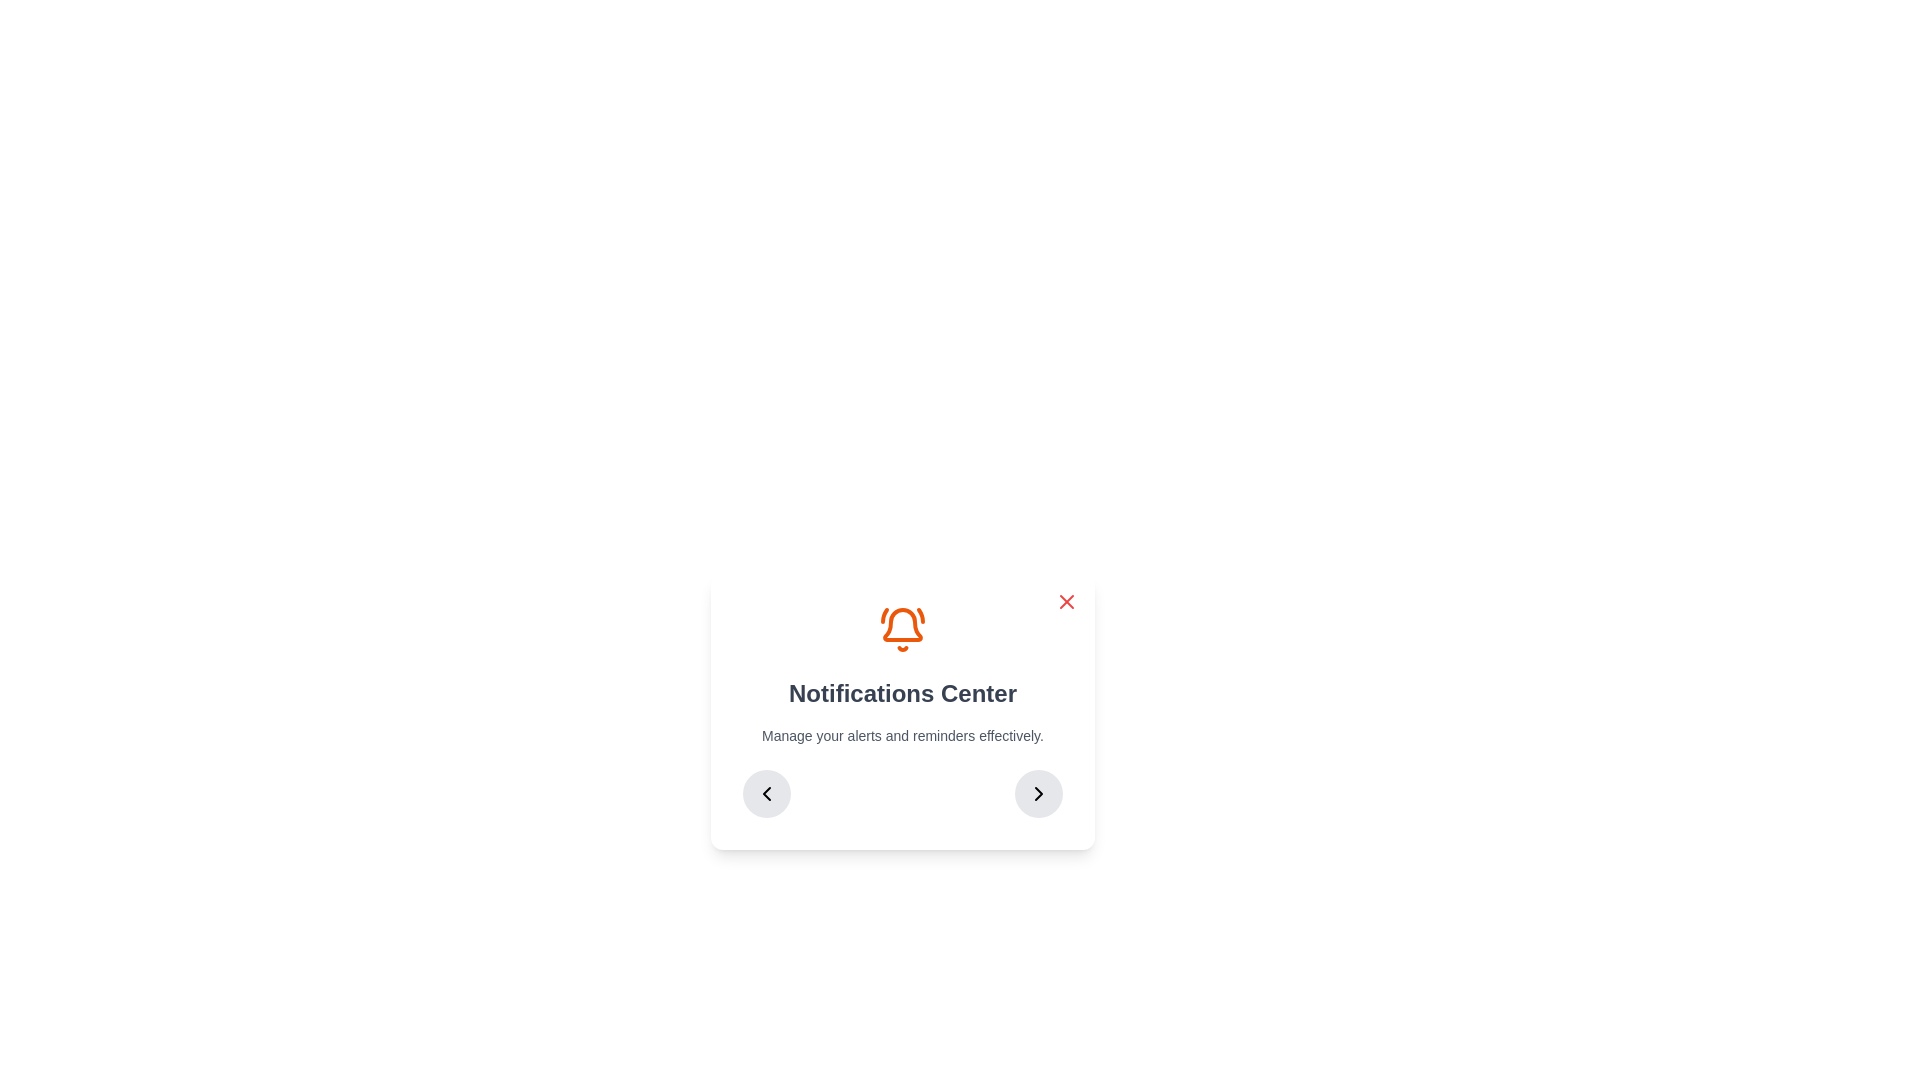 This screenshot has width=1920, height=1080. Describe the element at coordinates (1038, 793) in the screenshot. I see `the circular button with a gray background and a black chevron pointing to the right, located at the bottom-right corner of the notification modal` at that location.